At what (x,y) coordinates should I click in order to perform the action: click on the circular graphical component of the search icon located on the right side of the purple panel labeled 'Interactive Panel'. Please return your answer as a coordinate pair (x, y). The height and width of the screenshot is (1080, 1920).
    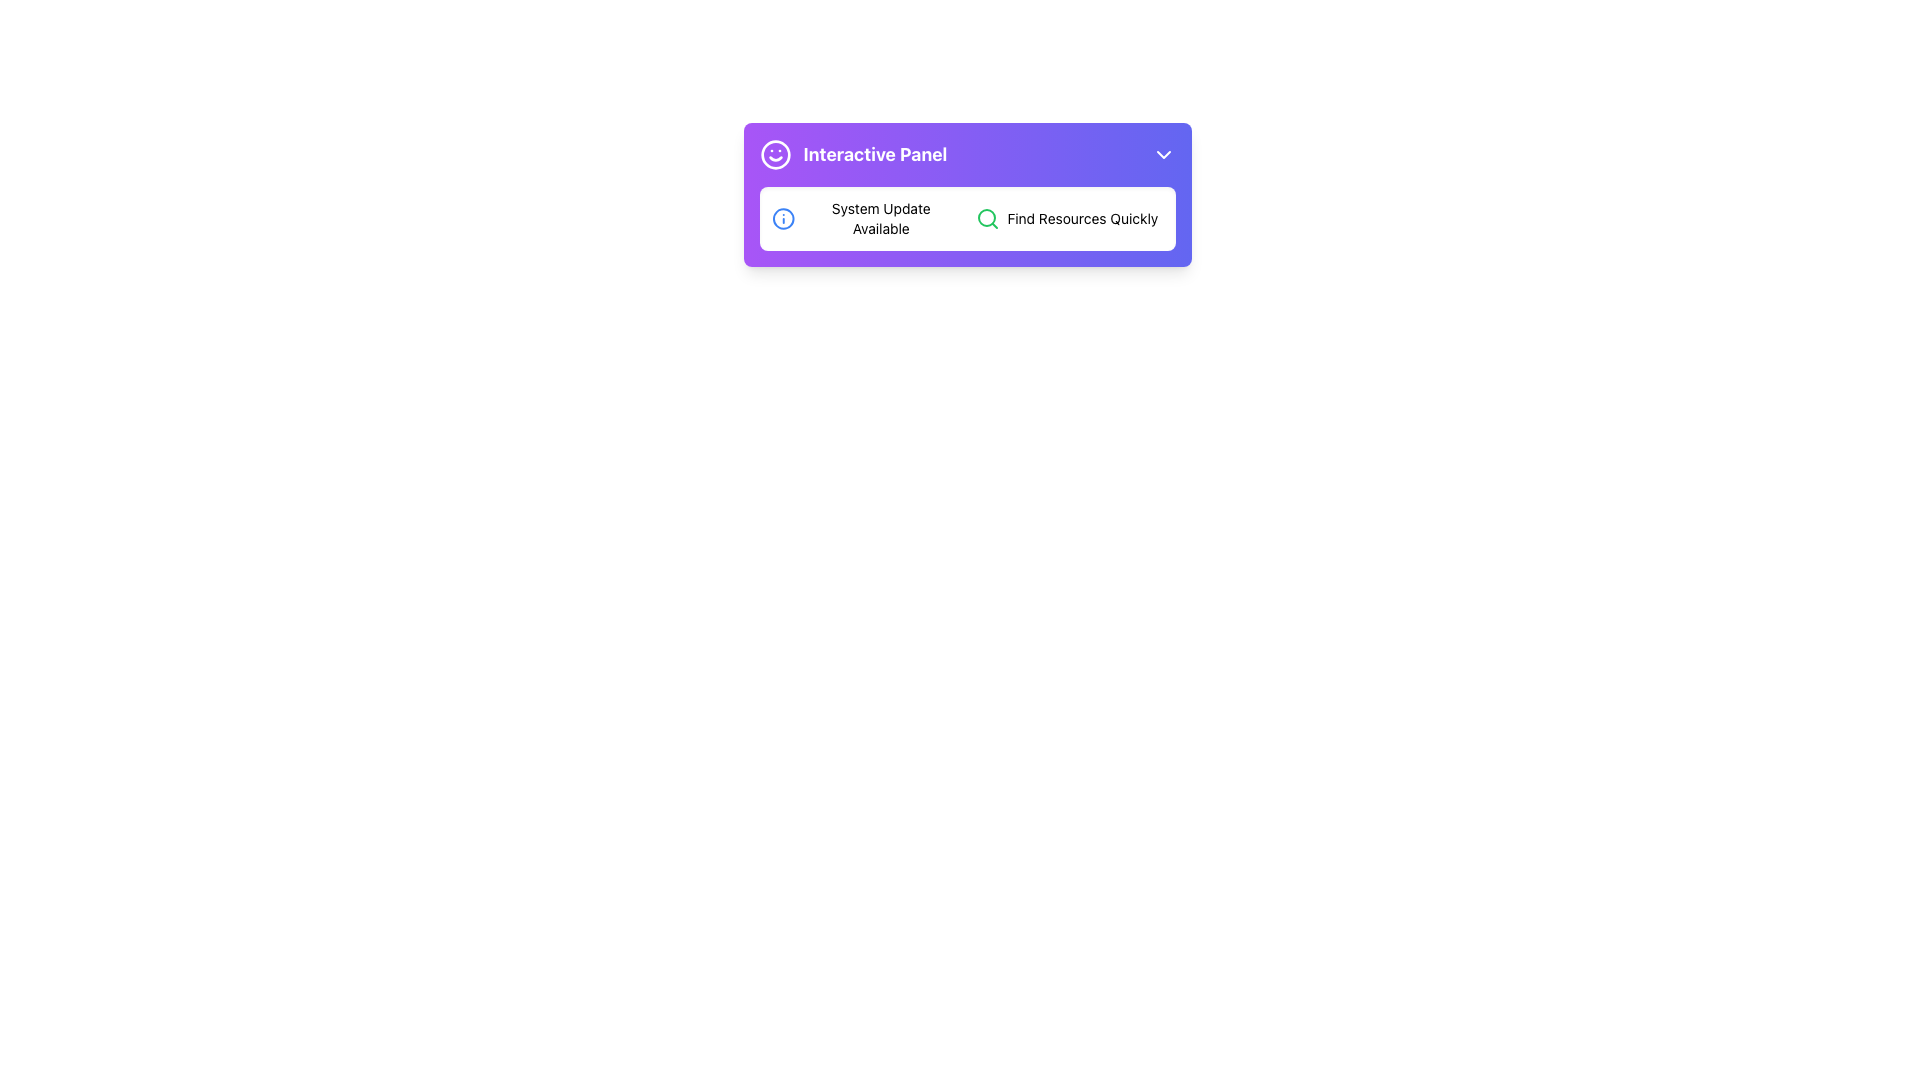
    Looking at the image, I should click on (986, 218).